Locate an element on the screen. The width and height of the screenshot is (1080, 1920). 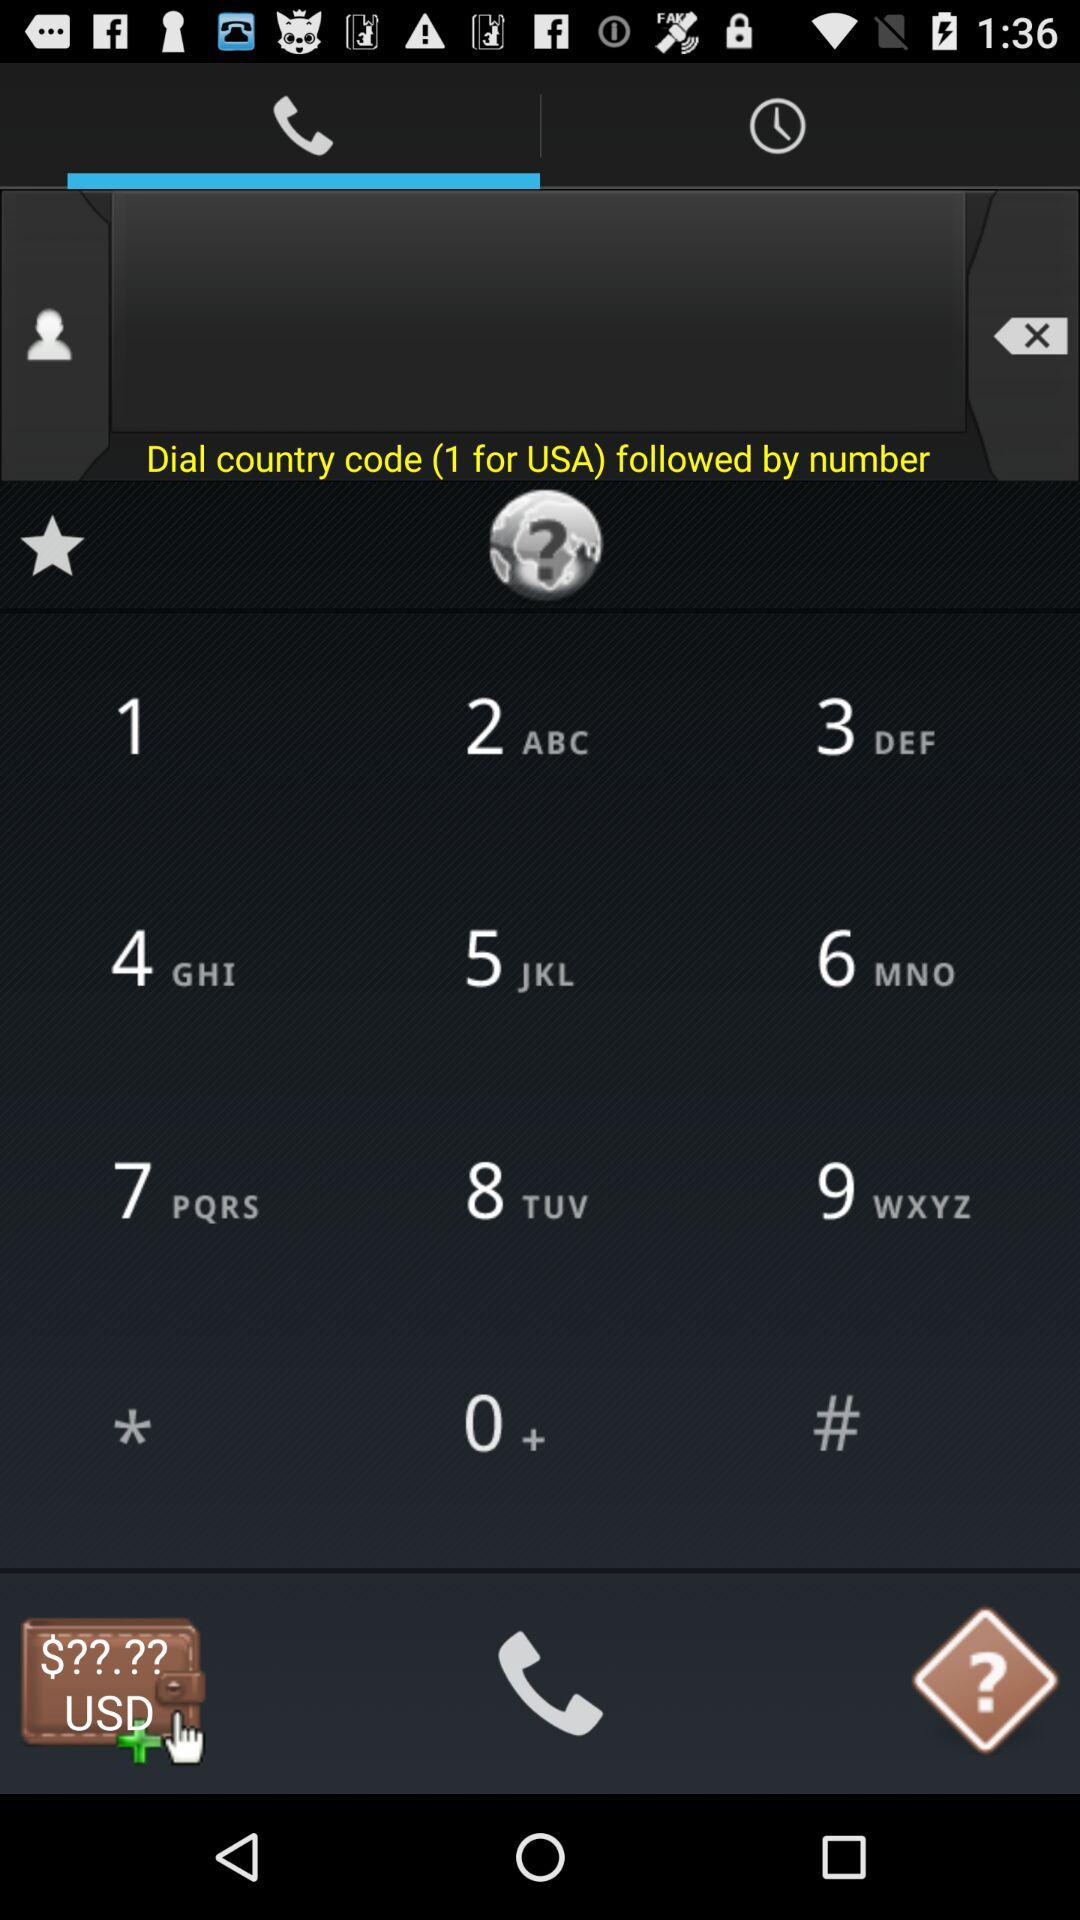
first icon from top right is located at coordinates (777, 124).